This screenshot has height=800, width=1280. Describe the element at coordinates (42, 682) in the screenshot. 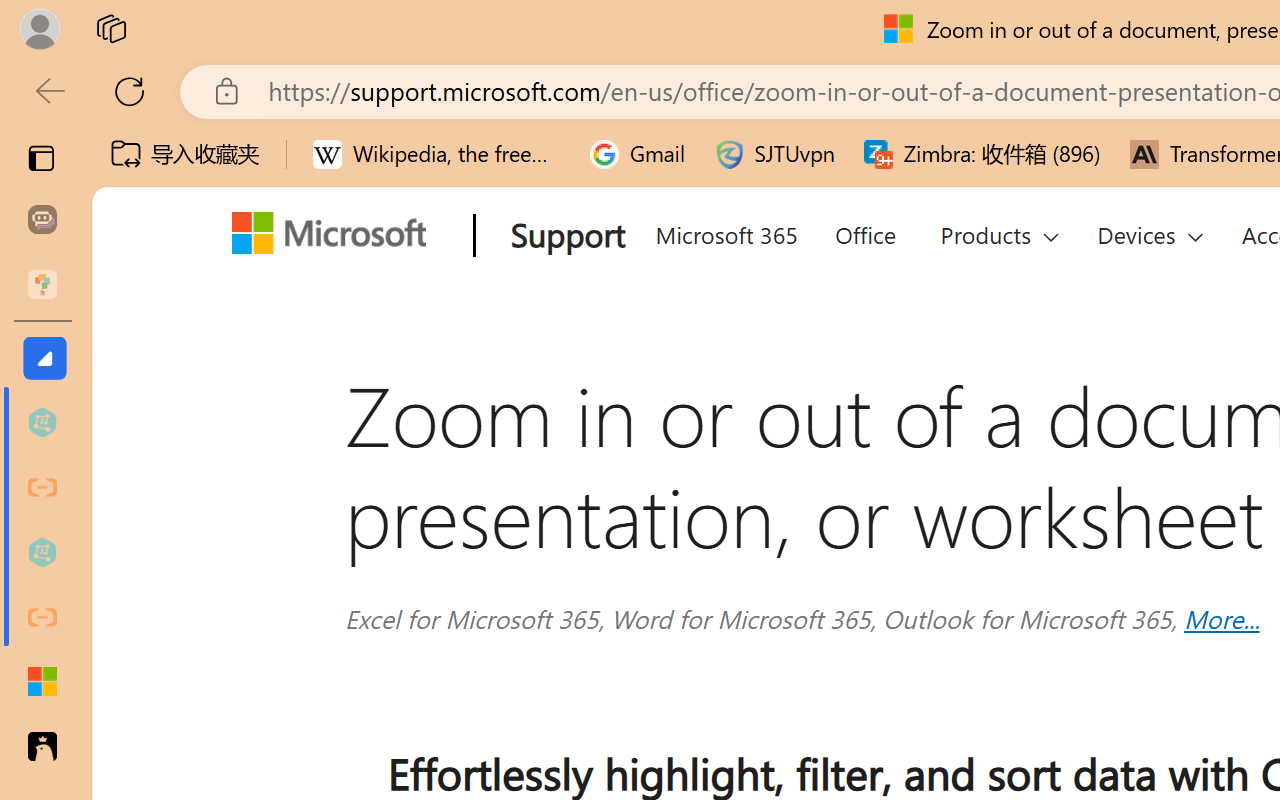

I see `'Adjust indents and spacing - Microsoft Support'` at that location.